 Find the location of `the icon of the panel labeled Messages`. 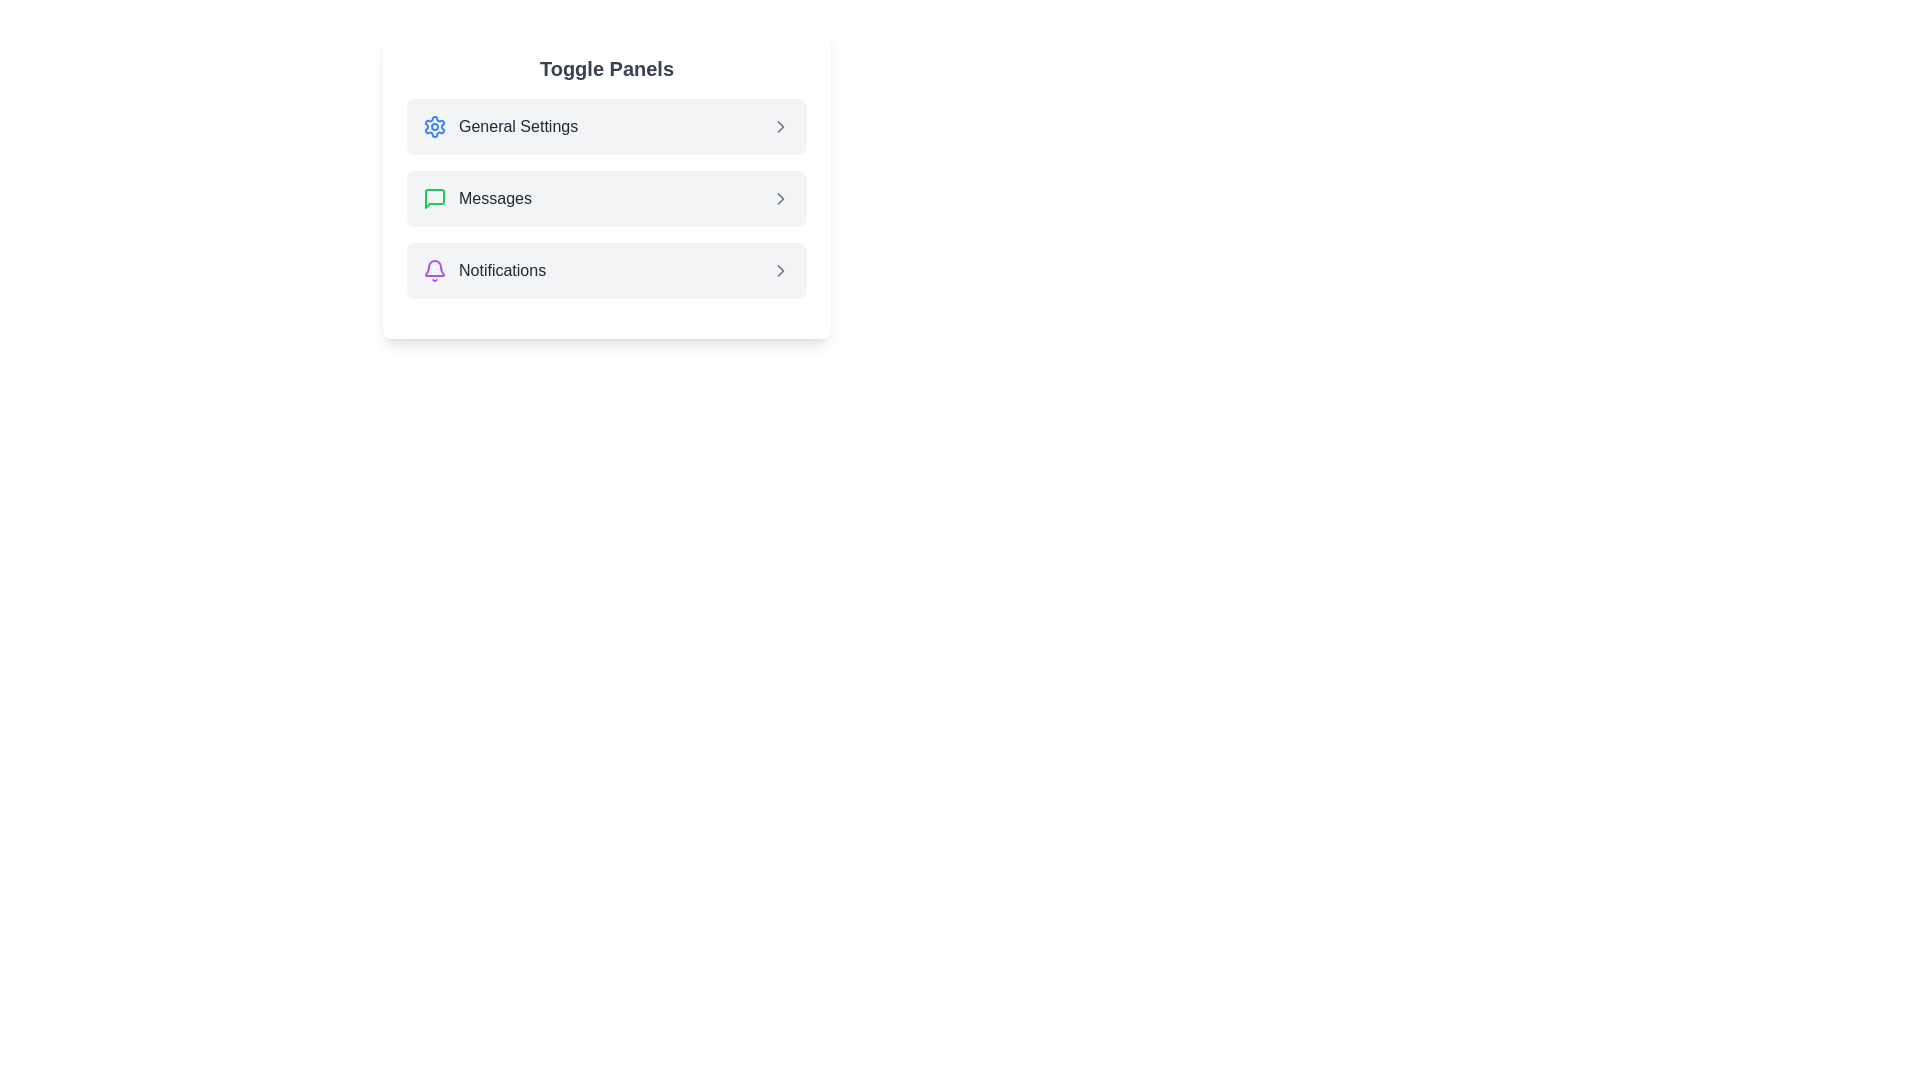

the icon of the panel labeled Messages is located at coordinates (434, 199).